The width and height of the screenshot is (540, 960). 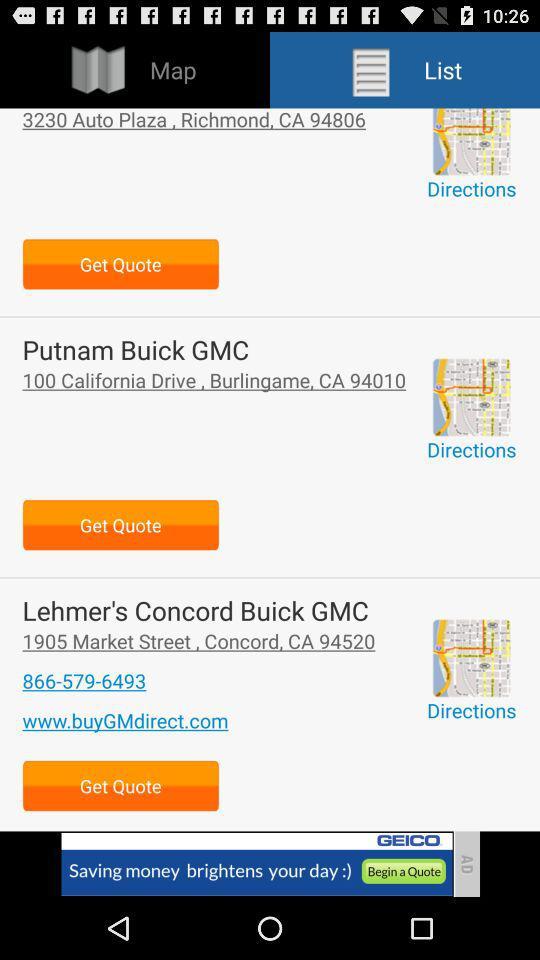 I want to click on option to get directions, so click(x=471, y=657).